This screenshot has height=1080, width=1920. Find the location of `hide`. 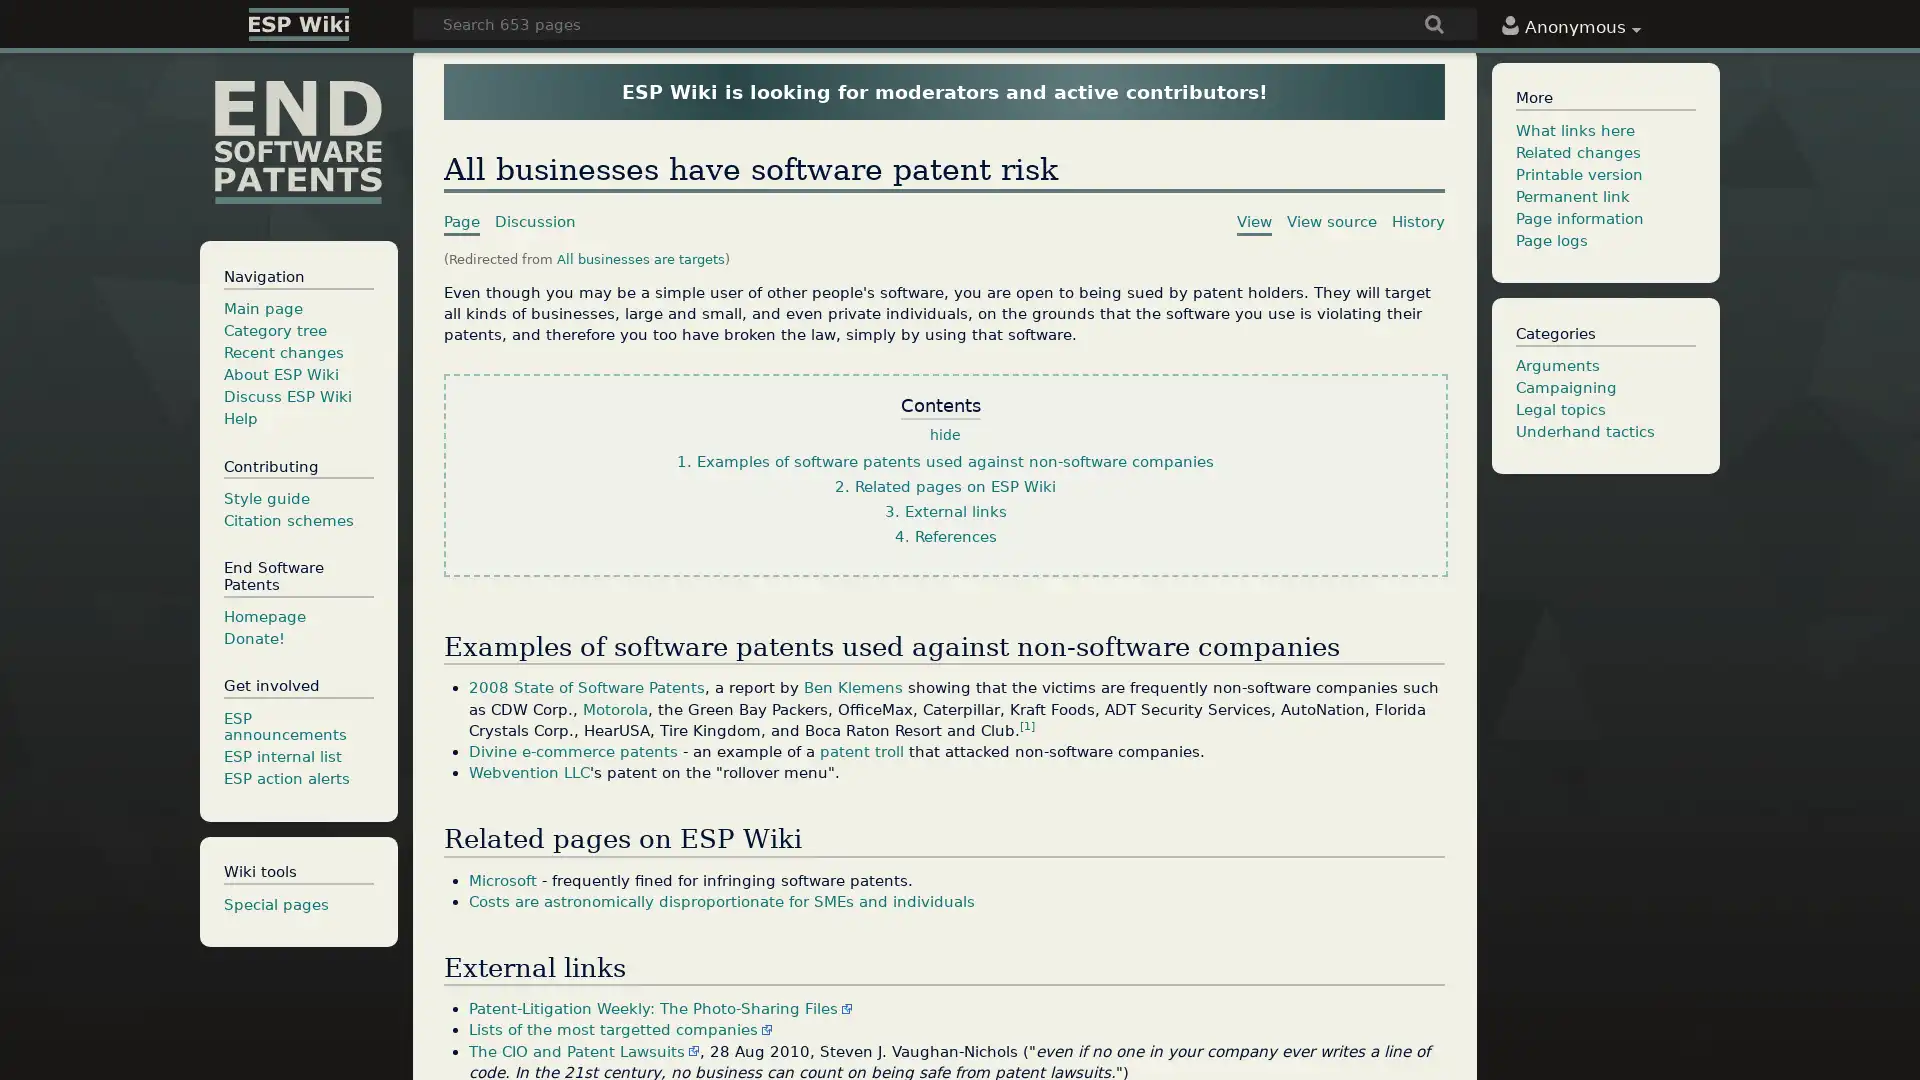

hide is located at coordinates (944, 434).